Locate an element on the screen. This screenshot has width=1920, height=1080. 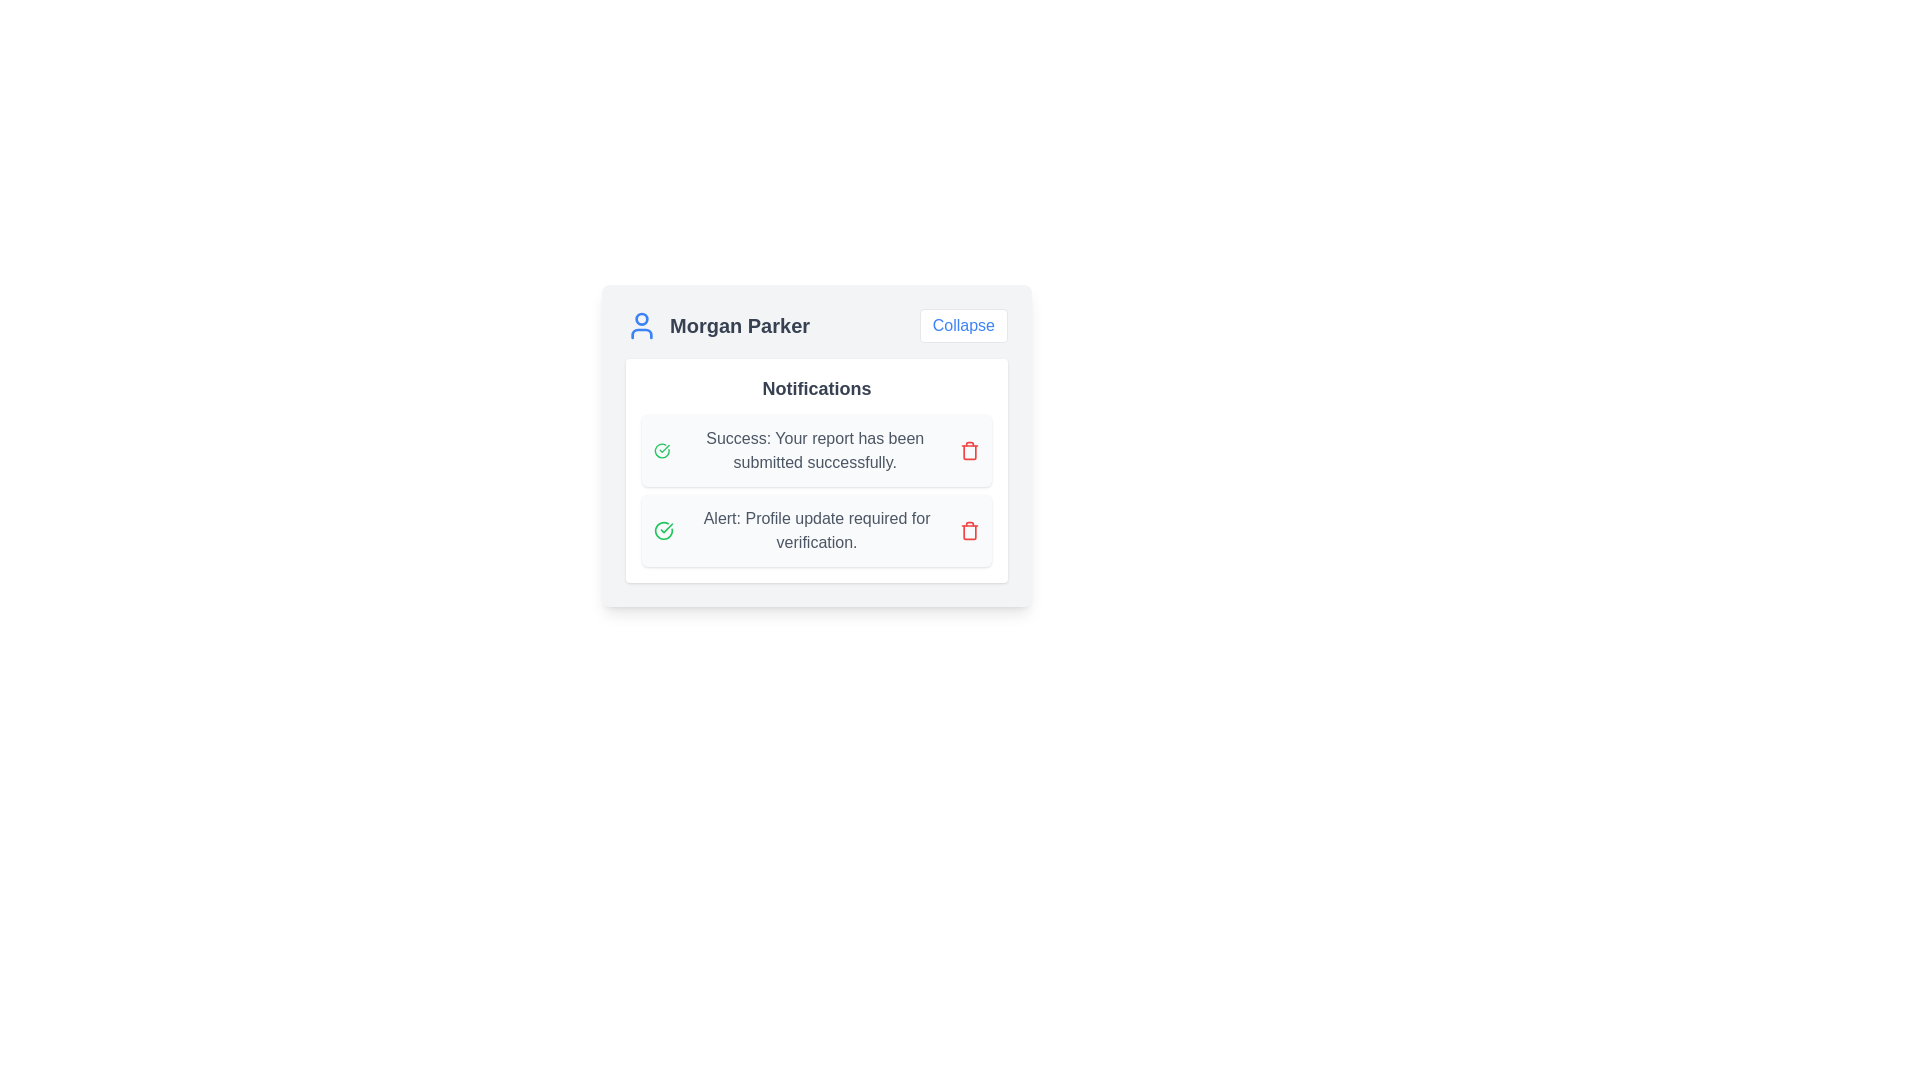
the central SVG Circle element that represents the avatar outline in the user card located at the top left of the card is located at coordinates (642, 318).